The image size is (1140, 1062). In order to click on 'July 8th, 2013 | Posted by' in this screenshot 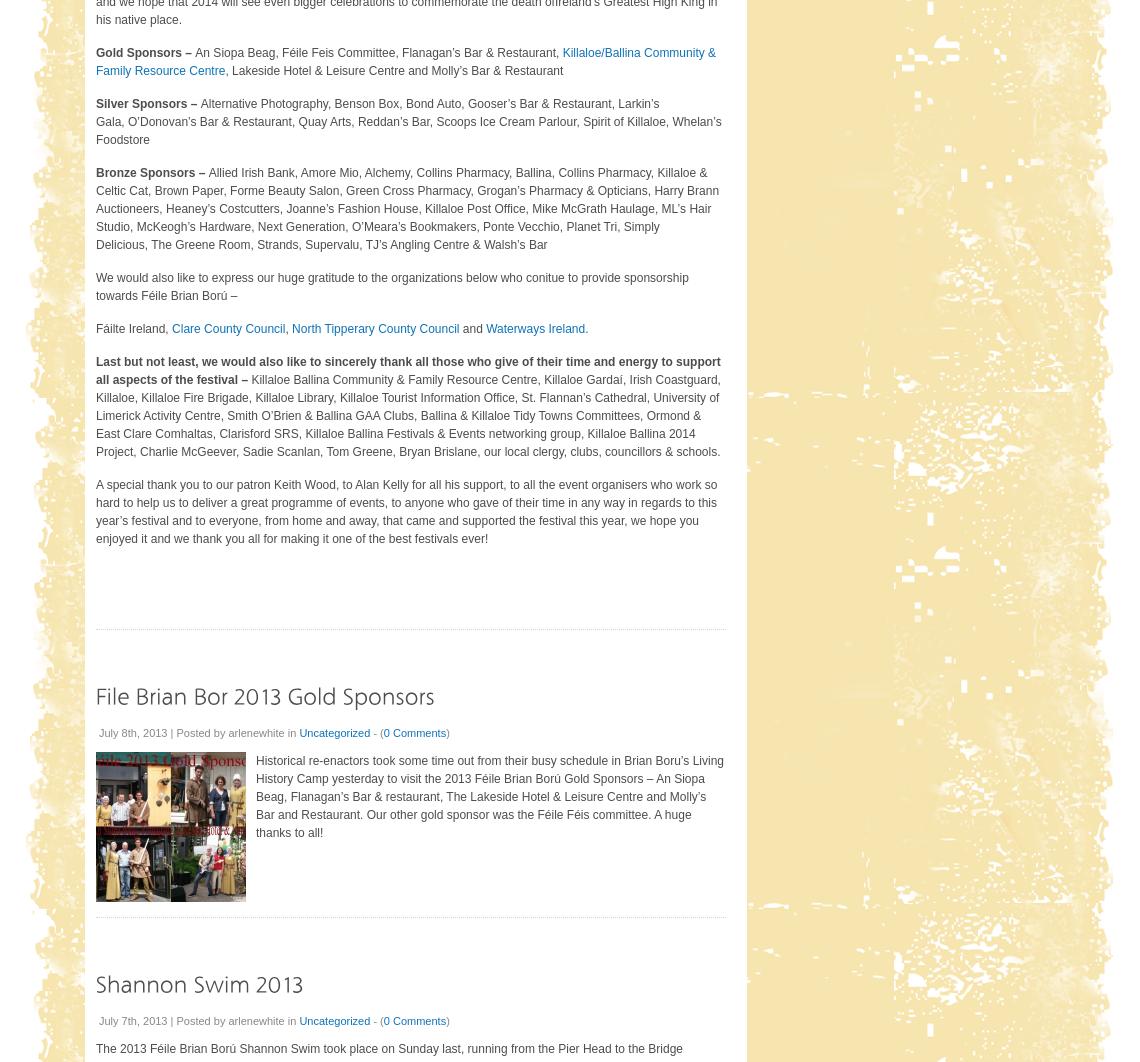, I will do `click(163, 732)`.